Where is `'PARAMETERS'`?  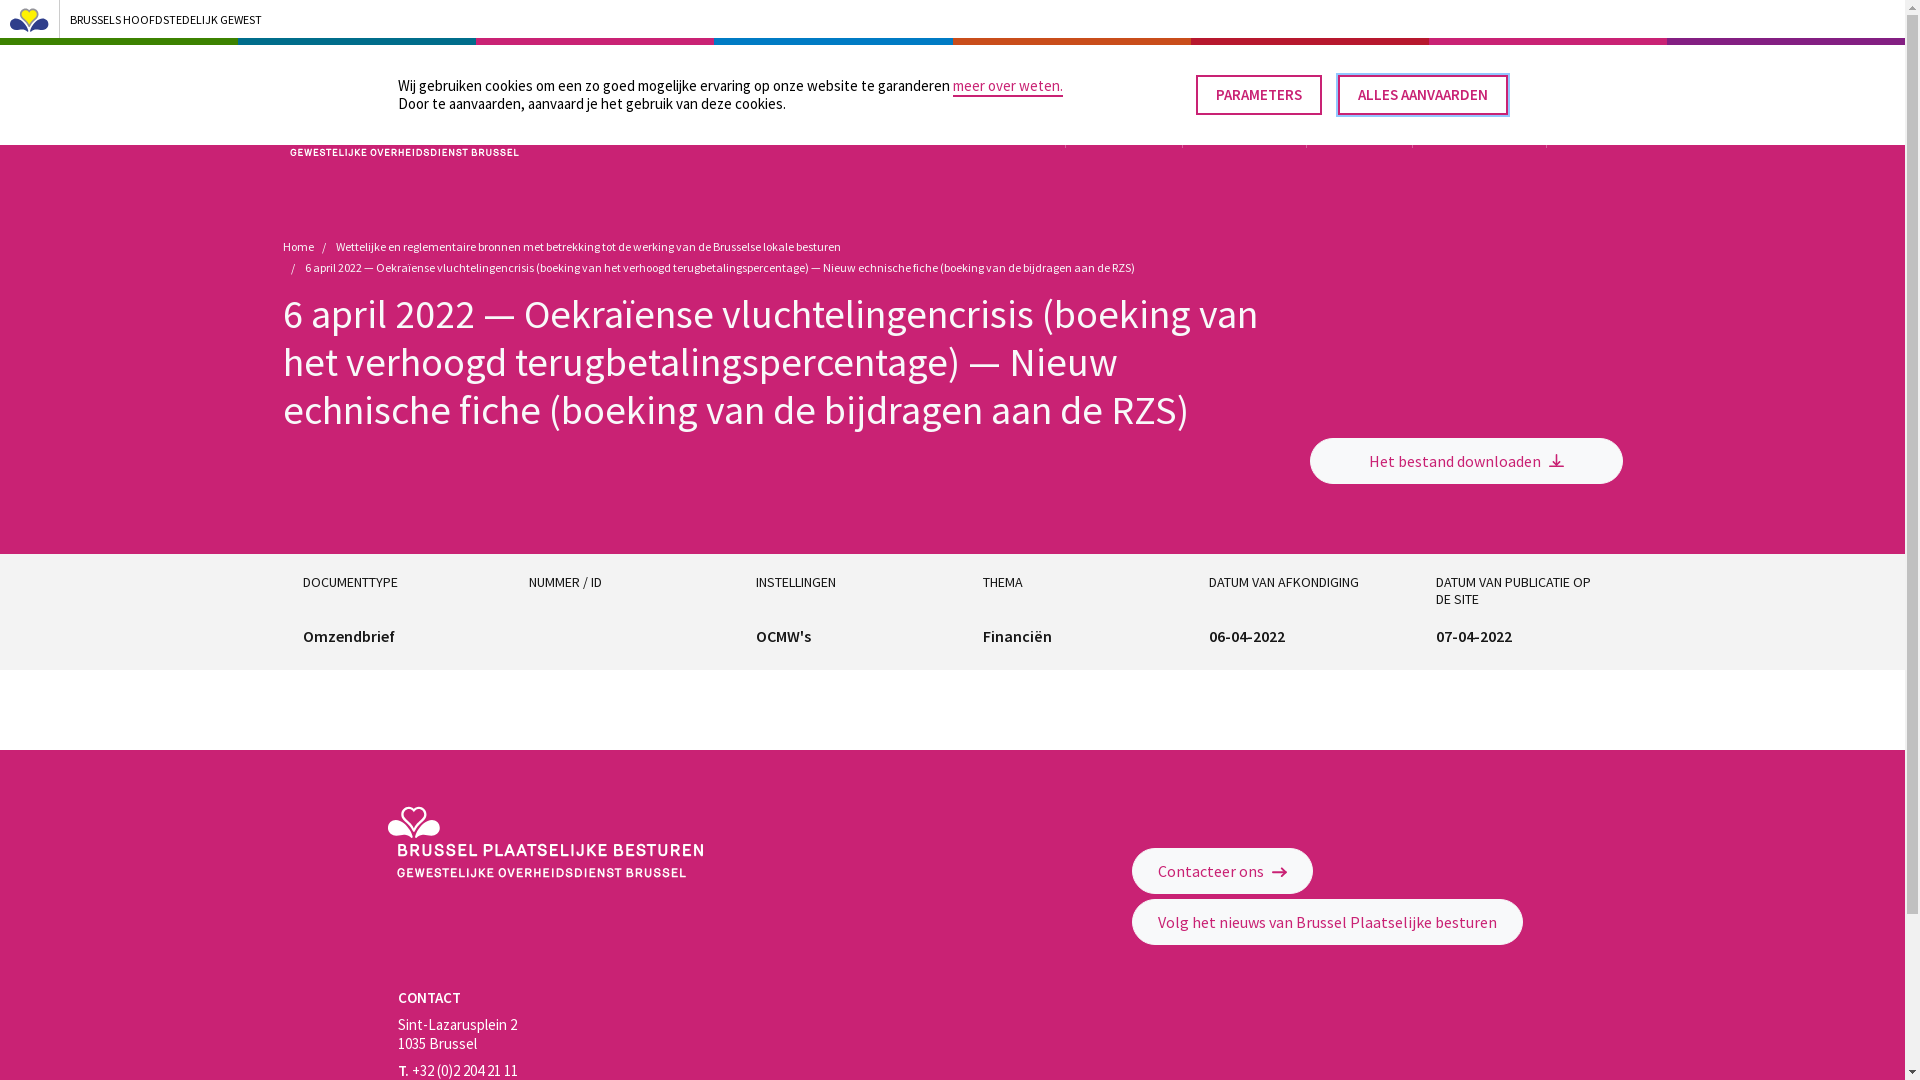 'PARAMETERS' is located at coordinates (1257, 95).